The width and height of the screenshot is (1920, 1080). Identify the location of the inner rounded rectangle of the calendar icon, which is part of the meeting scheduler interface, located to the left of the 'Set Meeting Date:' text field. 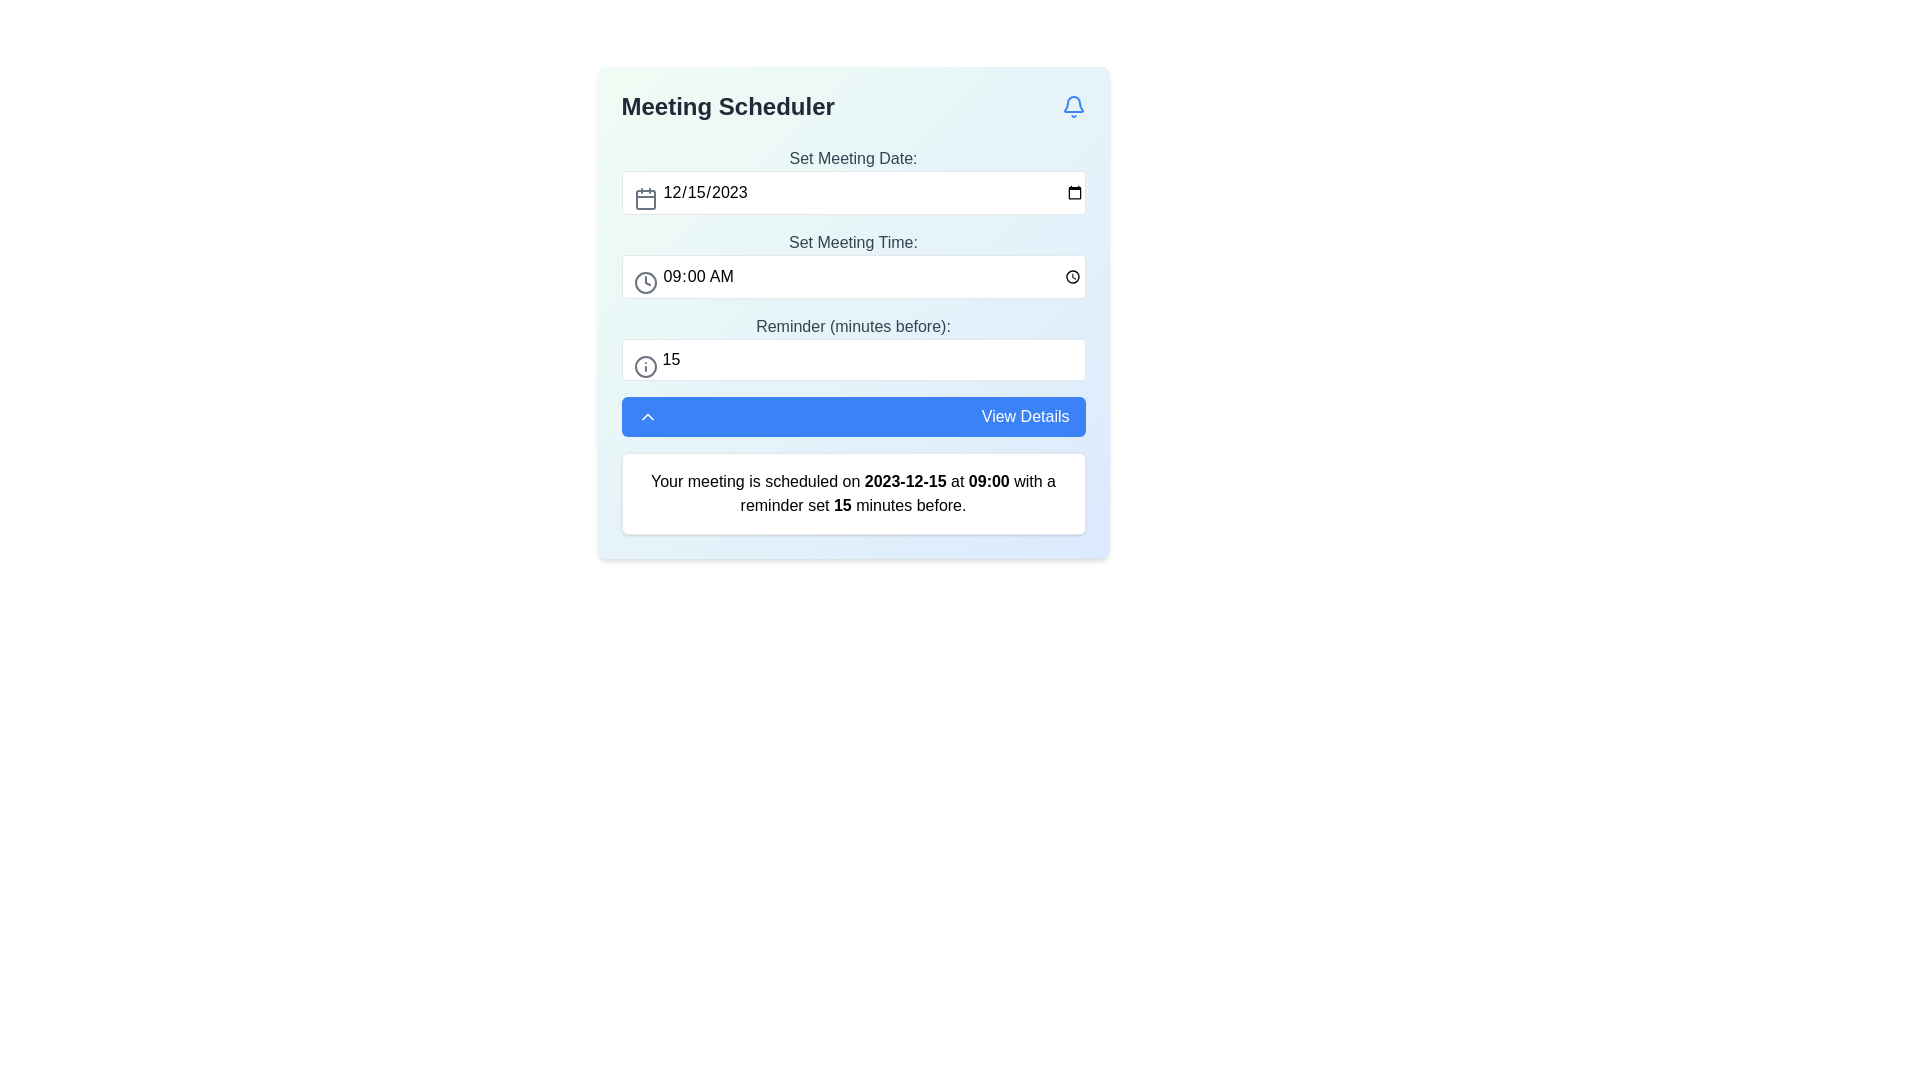
(645, 200).